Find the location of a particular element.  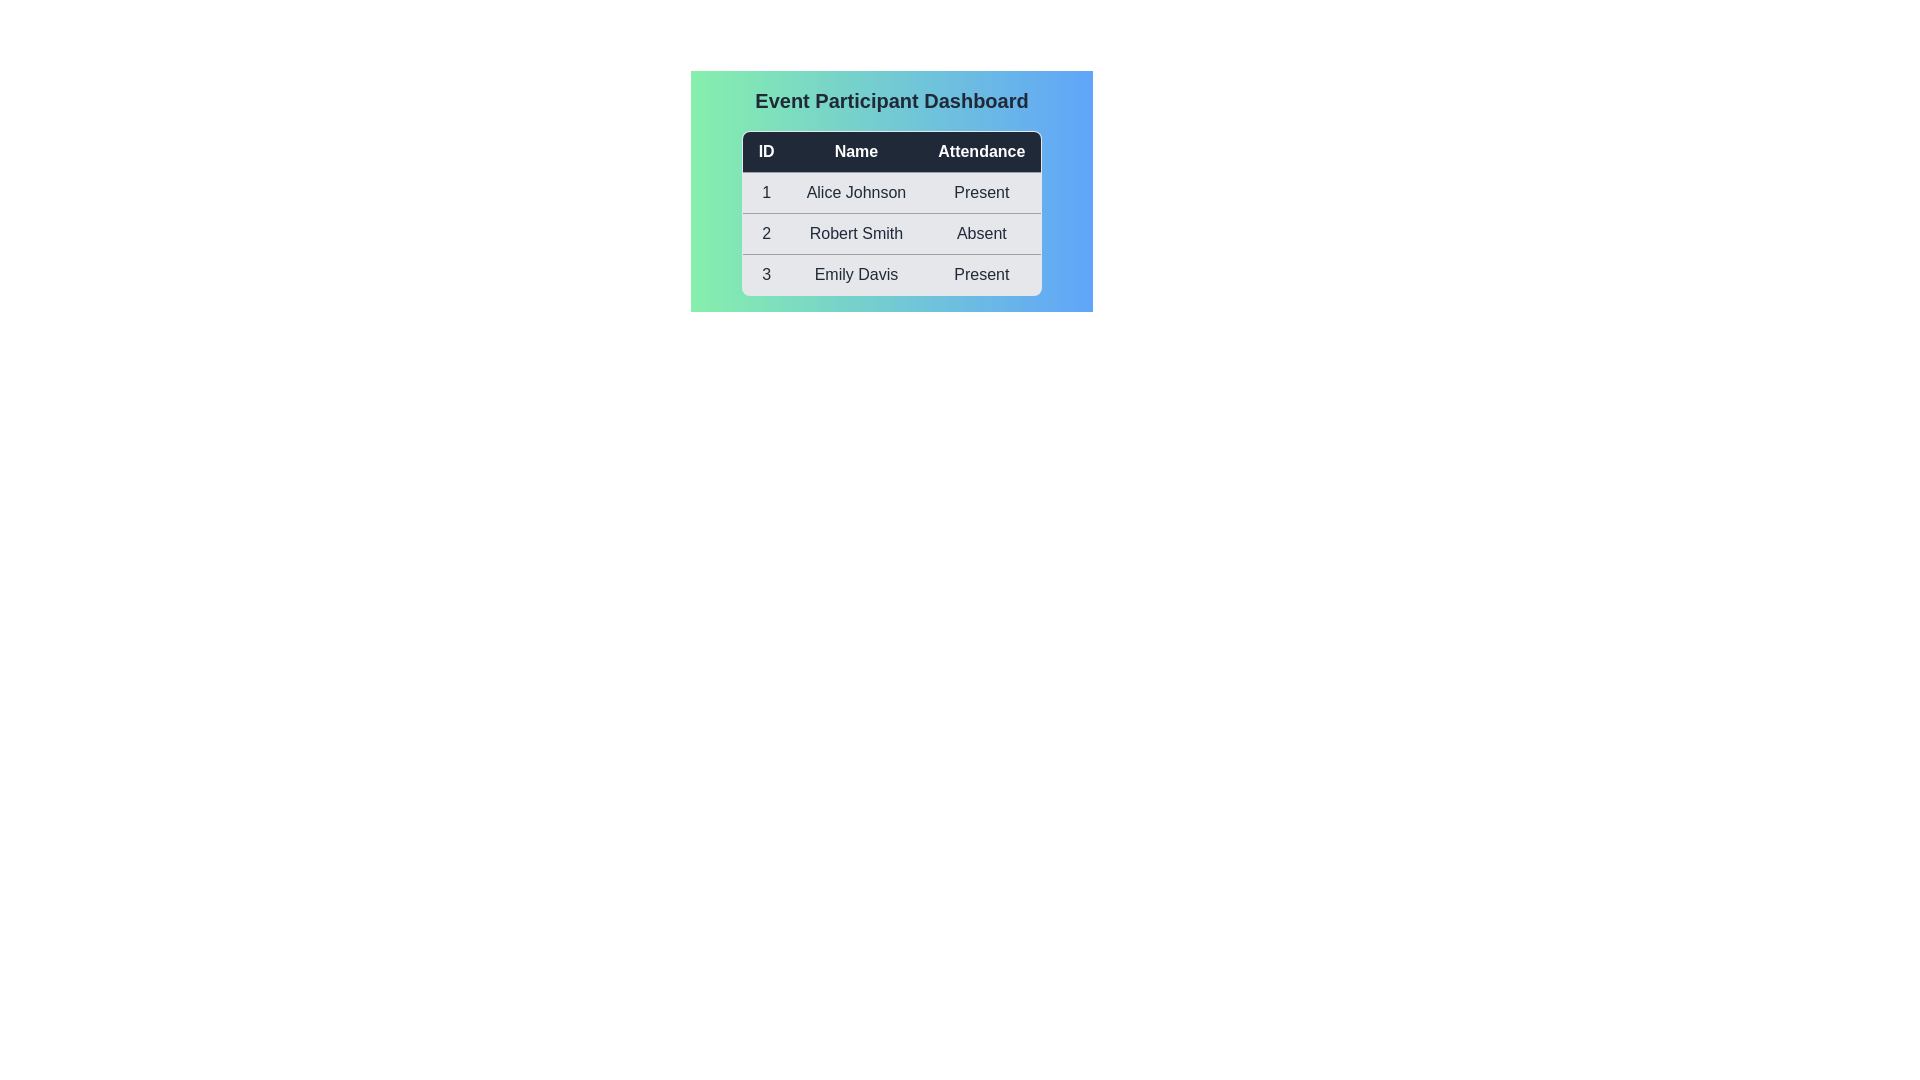

'ID' label in the table header to understand the column purpose, which is the first element in a row with 'Name' and 'Attendance' is located at coordinates (765, 150).